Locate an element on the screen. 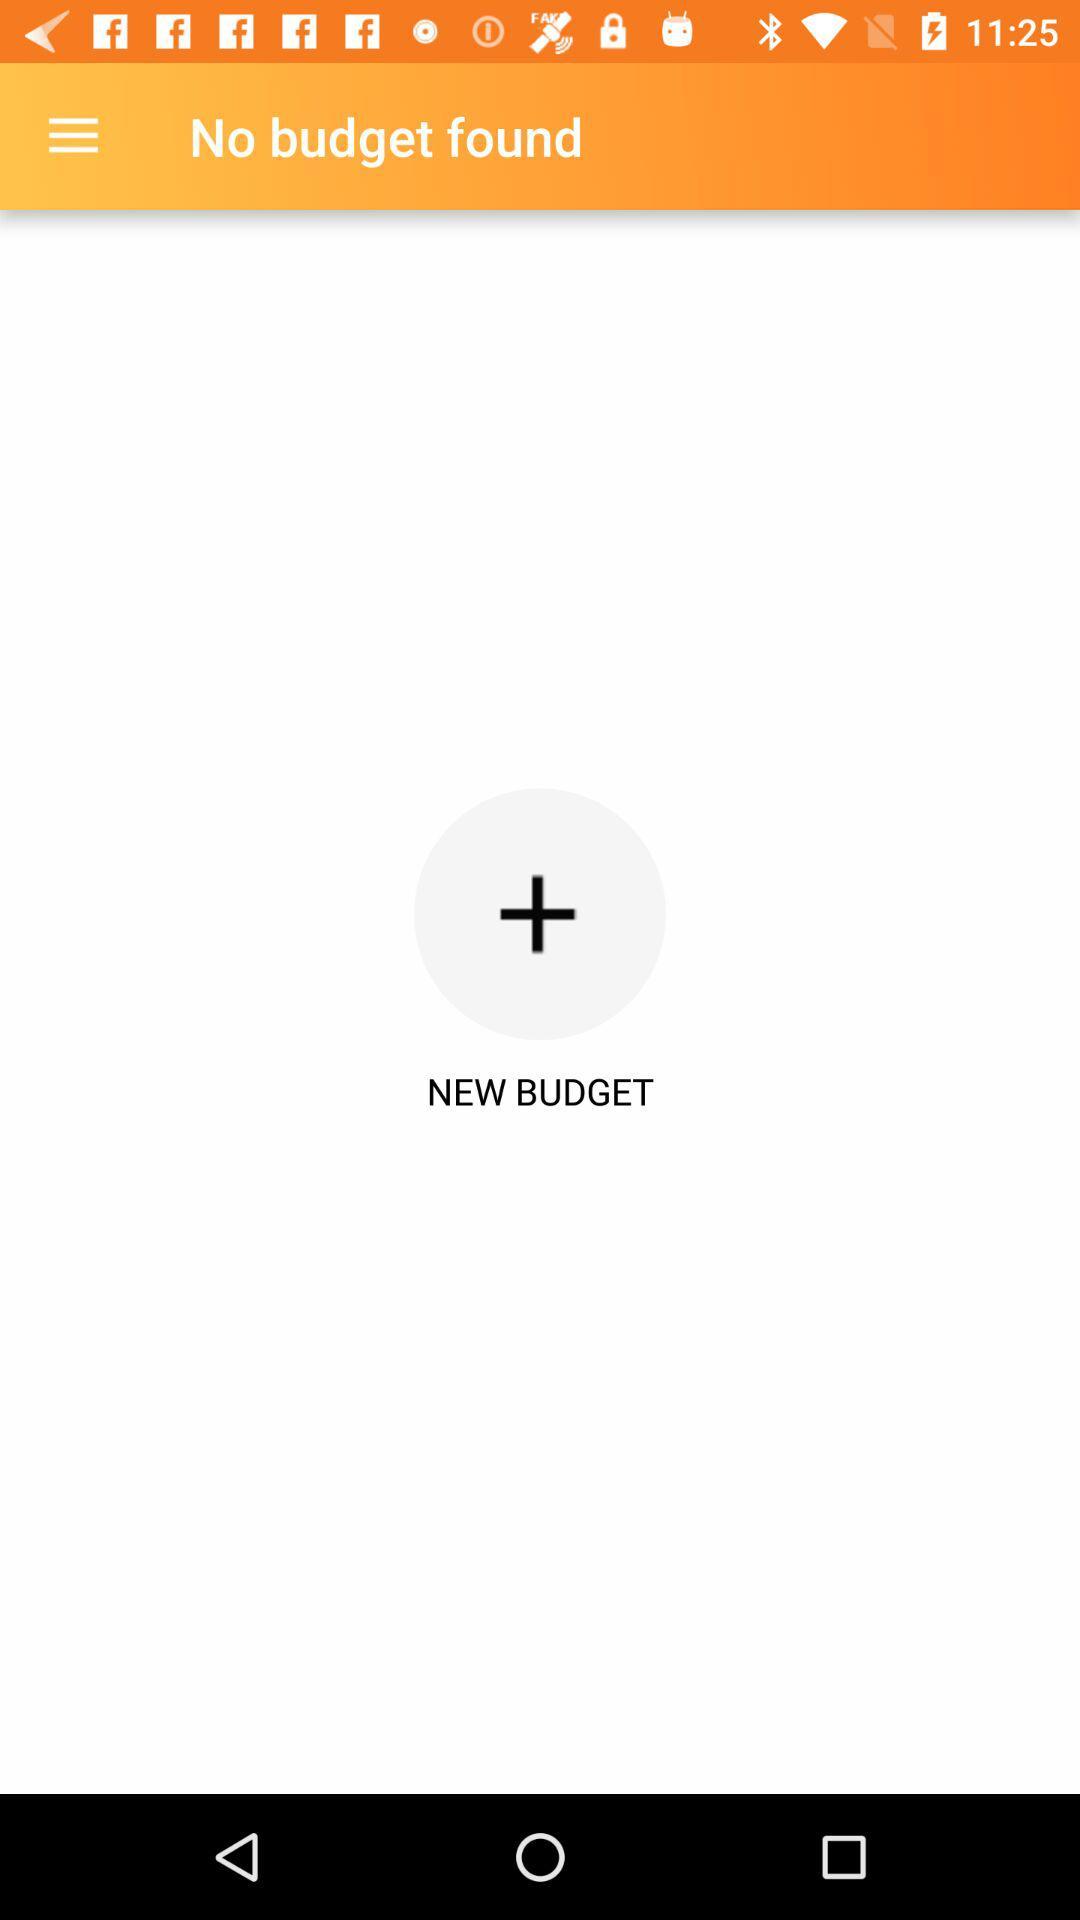  the new budget icon is located at coordinates (540, 1090).